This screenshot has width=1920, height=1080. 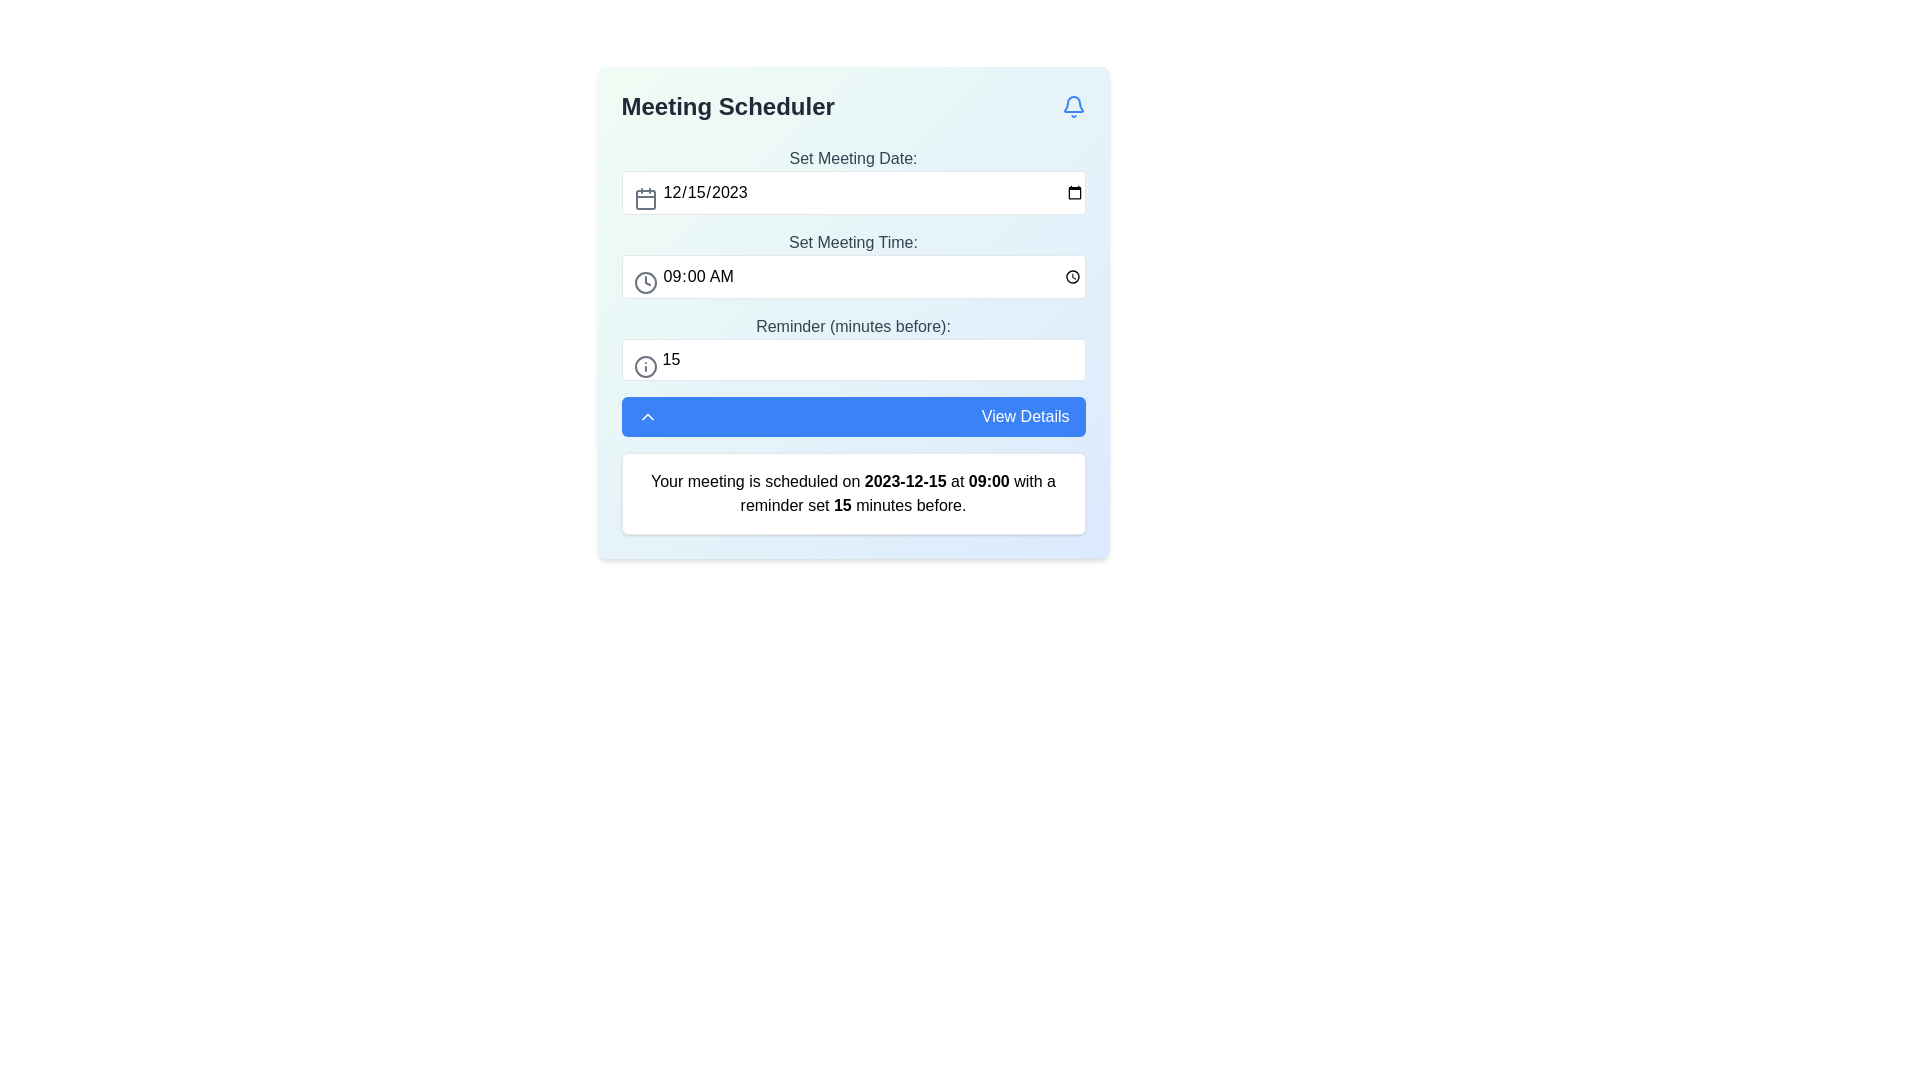 I want to click on the bold text label reading 'Meeting Scheduler', which is styled in a large font size and dark gray color, located at the upper part of the interface, so click(x=727, y=107).